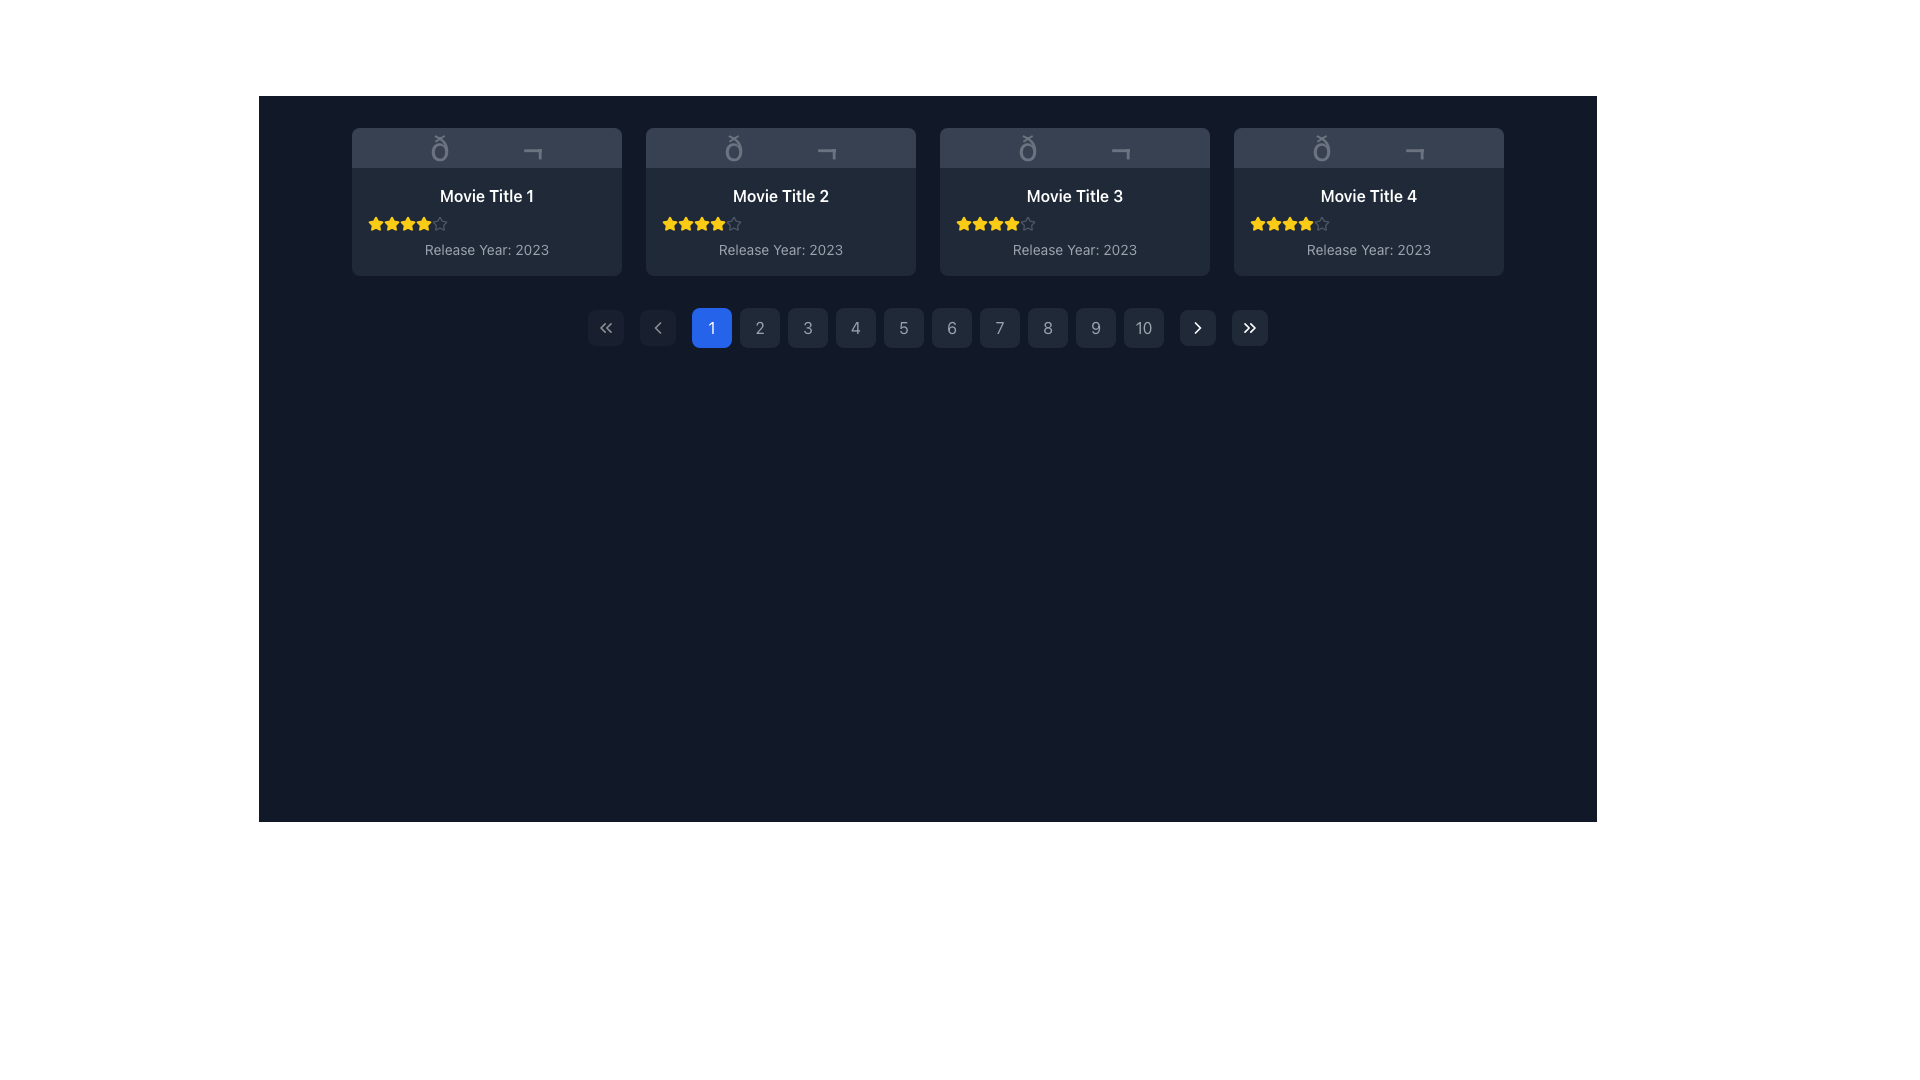 This screenshot has height=1080, width=1920. Describe the element at coordinates (1074, 196) in the screenshot. I see `the movie title text label located in the third card of the horizontally aligned movie items` at that location.